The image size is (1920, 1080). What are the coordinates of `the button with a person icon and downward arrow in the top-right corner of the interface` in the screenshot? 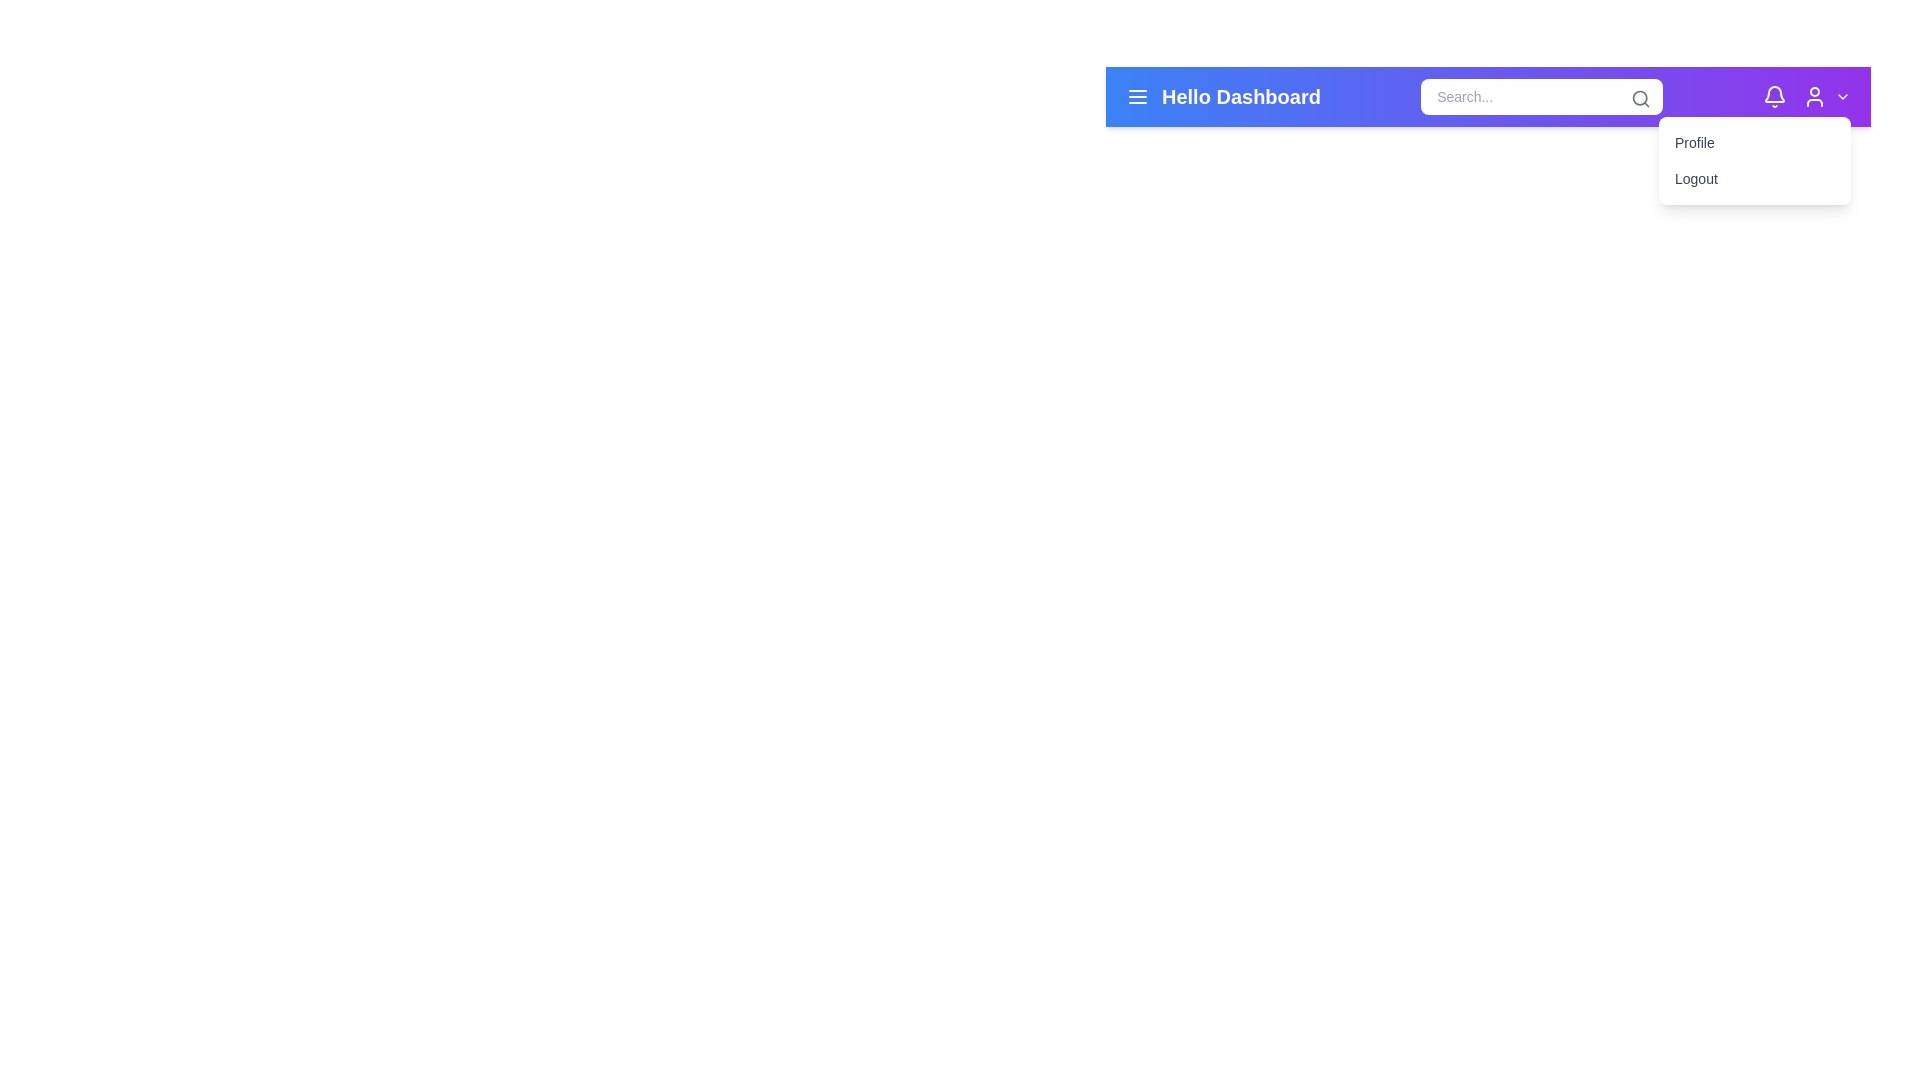 It's located at (1827, 96).